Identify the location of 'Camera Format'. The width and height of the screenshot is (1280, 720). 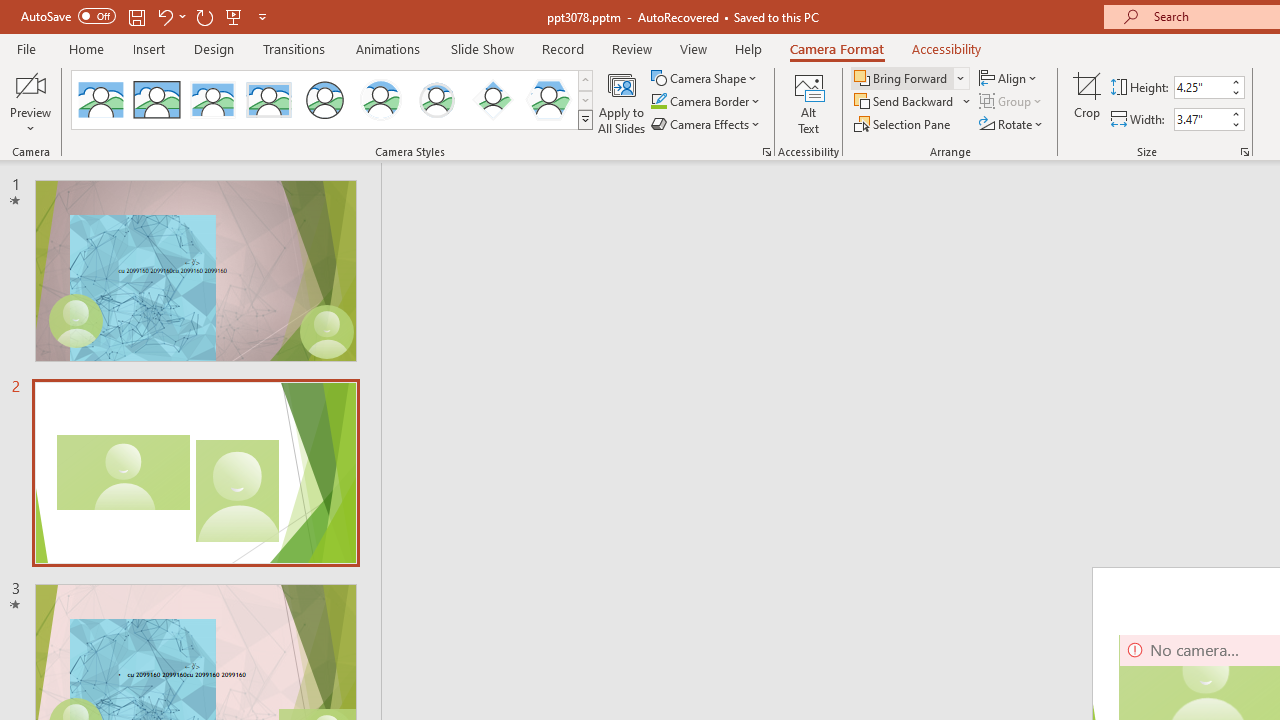
(837, 48).